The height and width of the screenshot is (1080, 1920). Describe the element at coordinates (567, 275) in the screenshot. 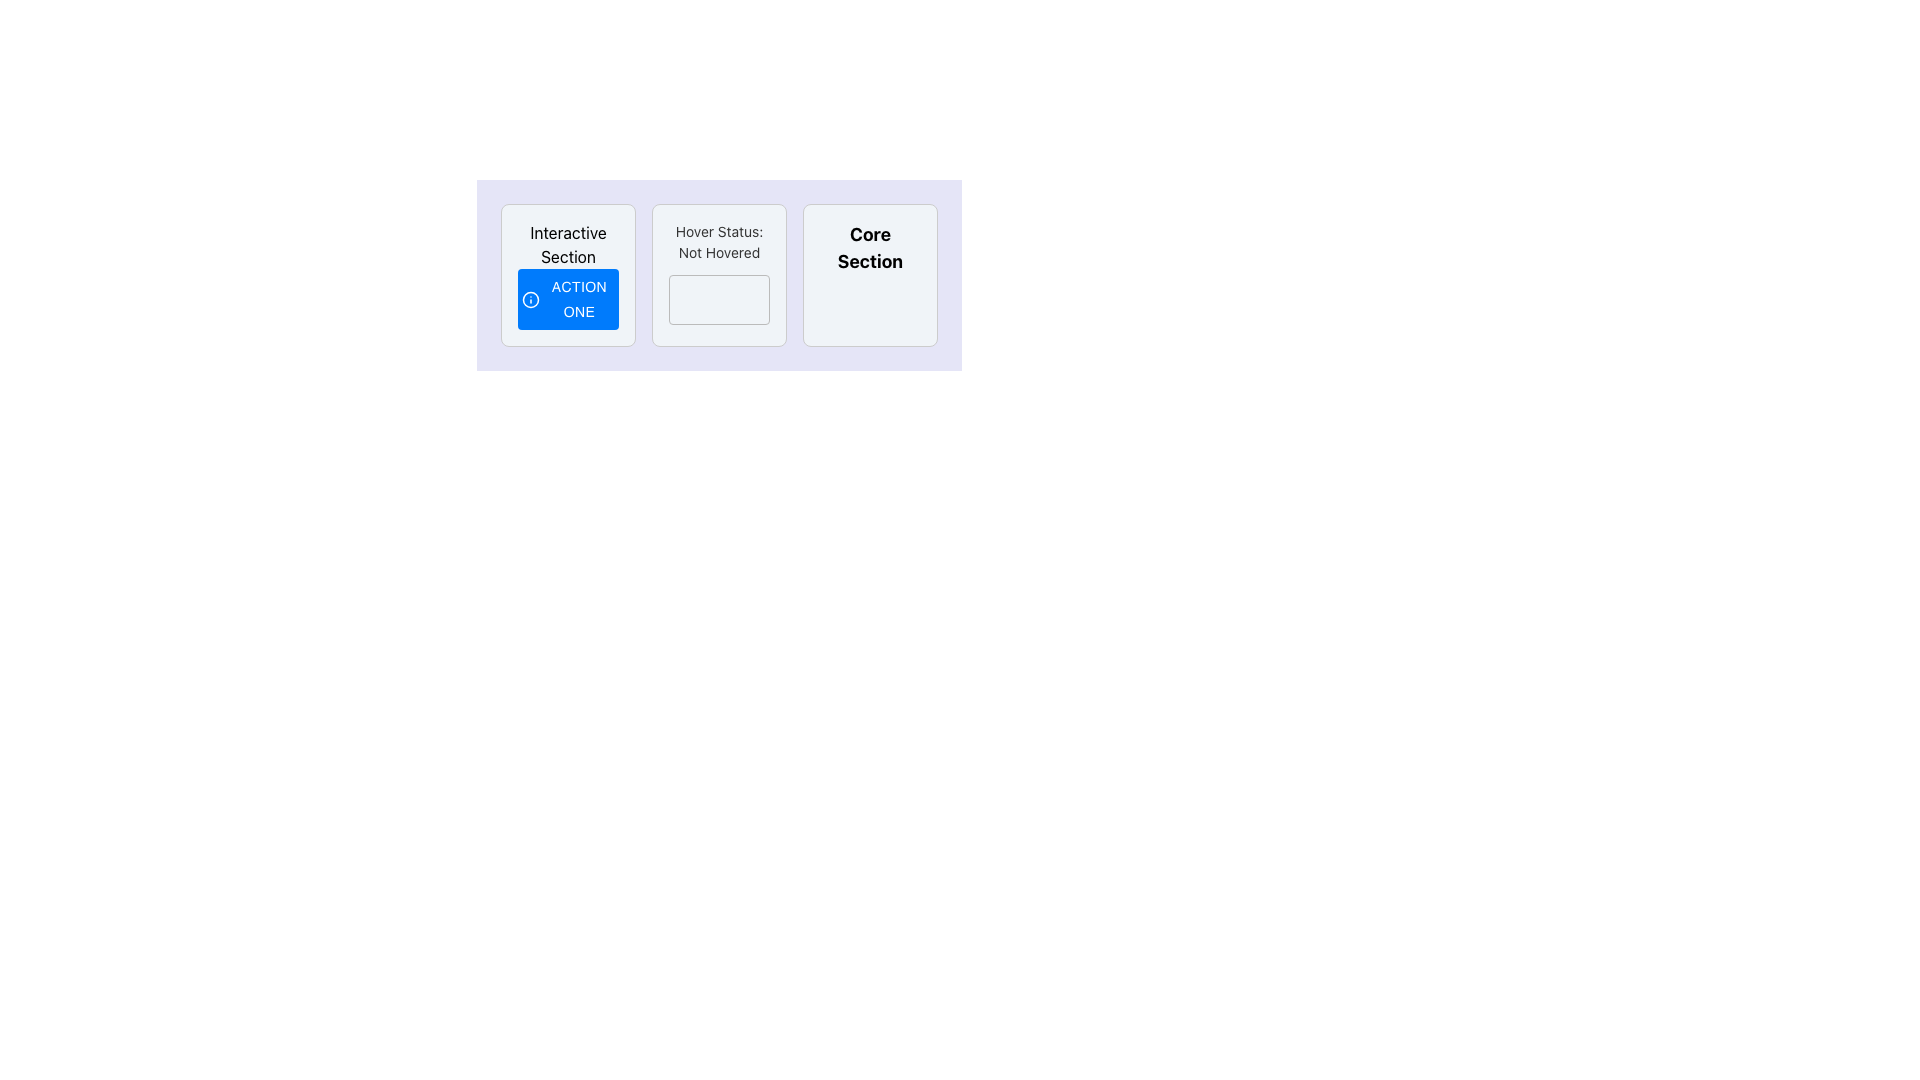

I see `the 'Action One' button located on the leftmost card in the grid layout for keyboard interaction` at that location.